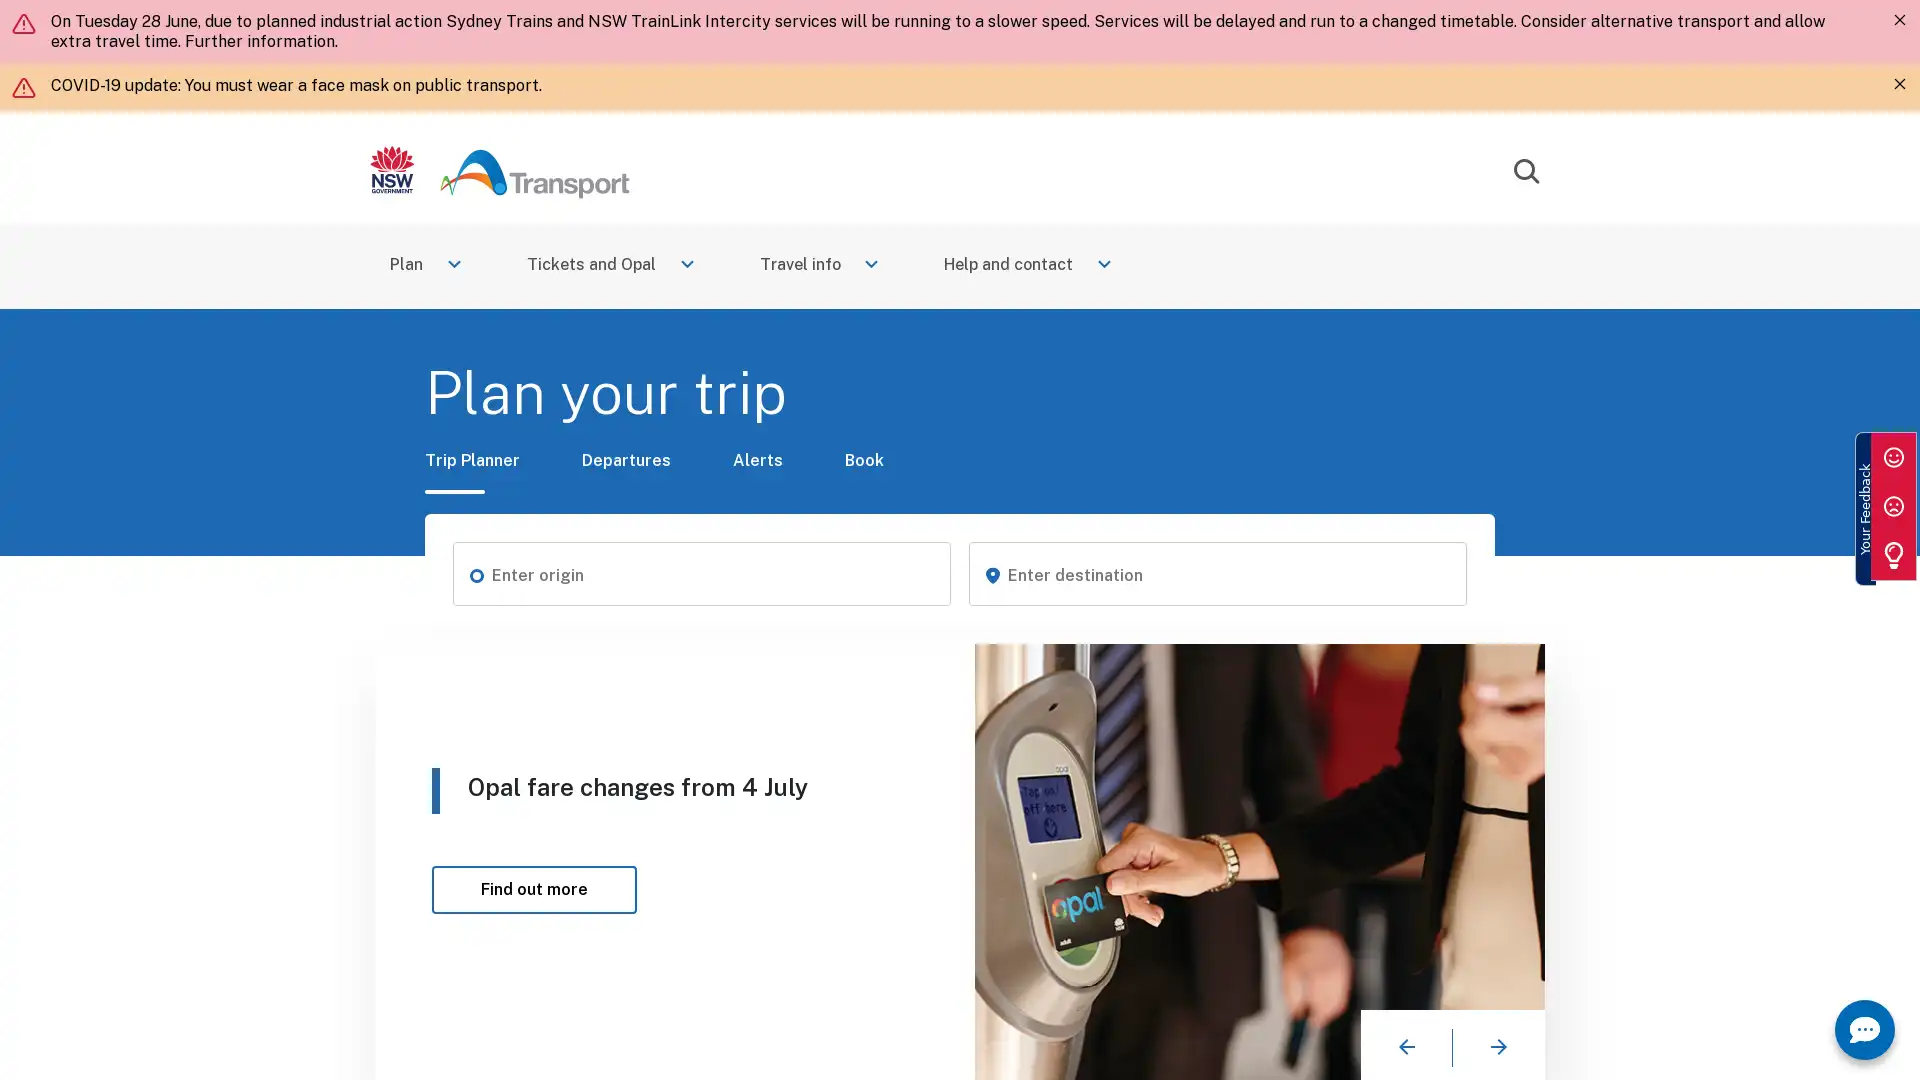 This screenshot has height=1080, width=1920. Describe the element at coordinates (474, 574) in the screenshot. I see `search for stops` at that location.